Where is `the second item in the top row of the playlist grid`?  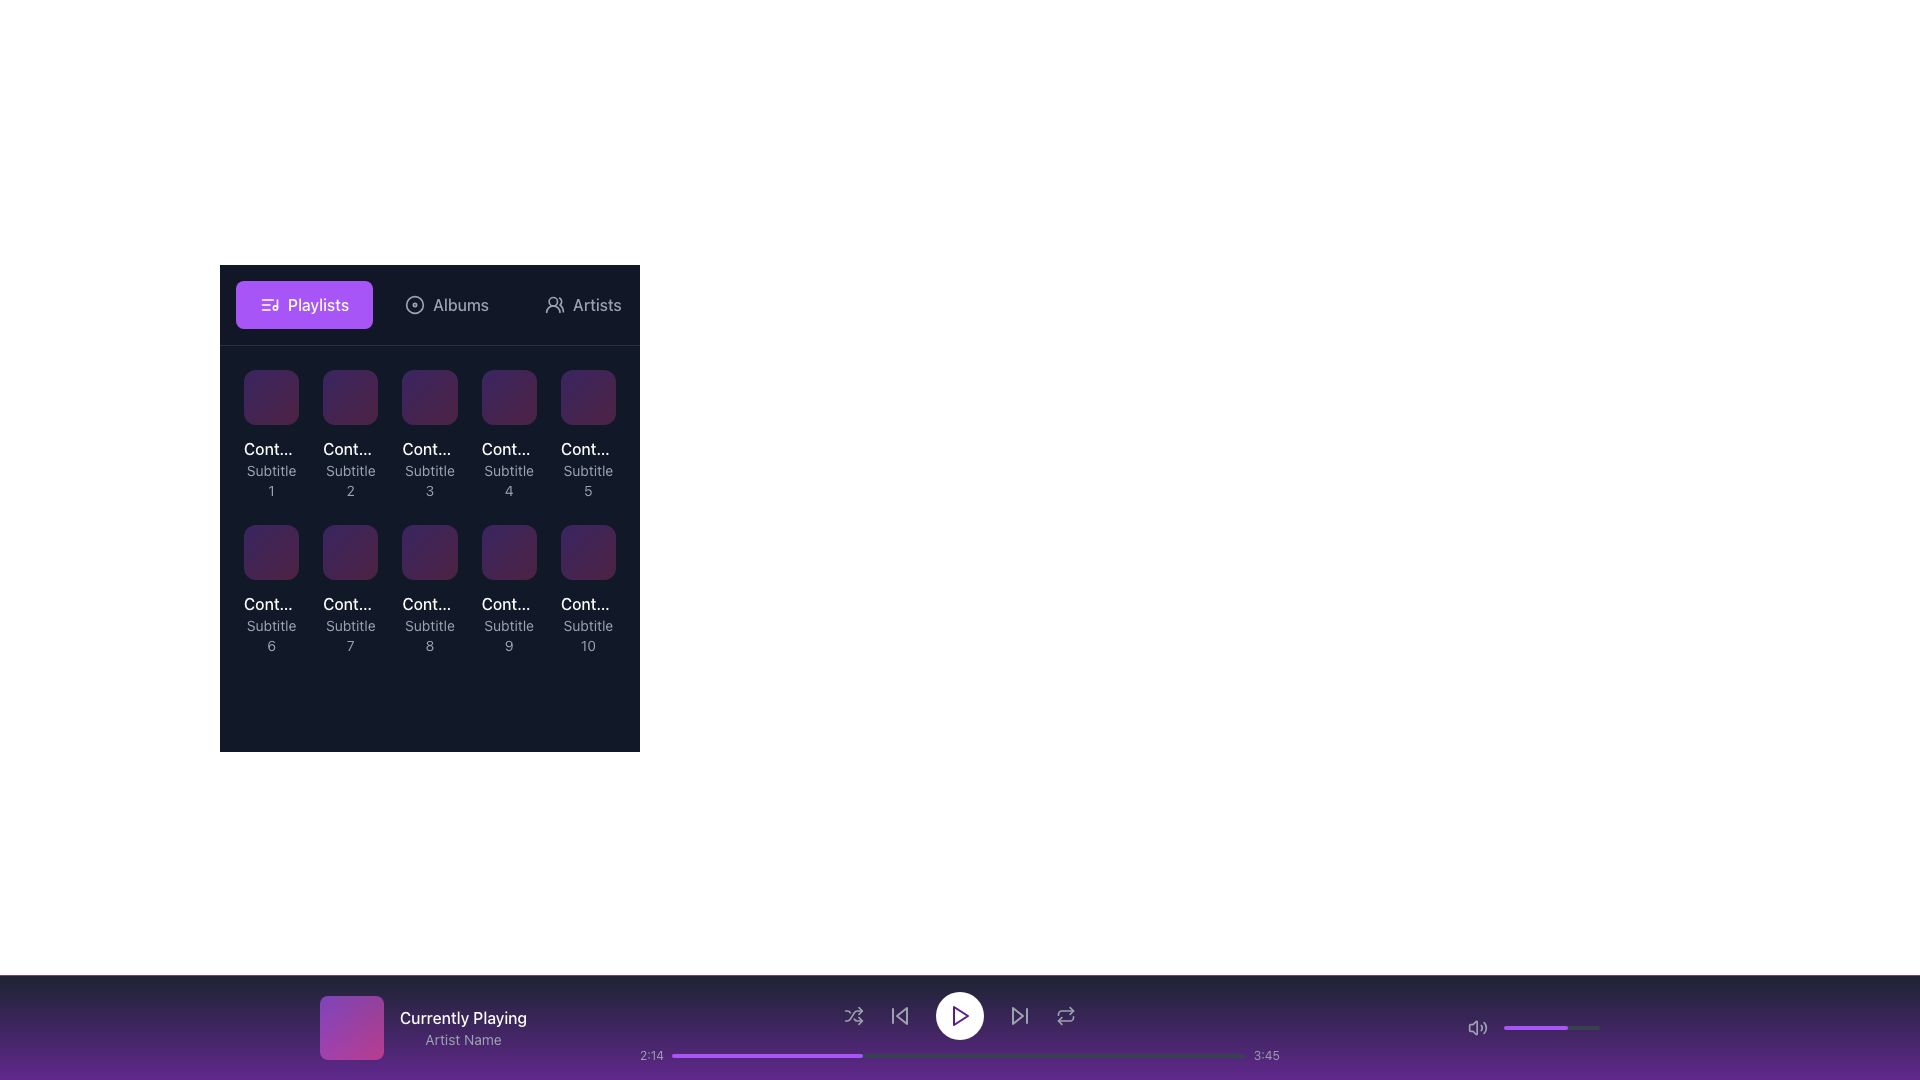
the second item in the top row of the playlist grid is located at coordinates (350, 397).